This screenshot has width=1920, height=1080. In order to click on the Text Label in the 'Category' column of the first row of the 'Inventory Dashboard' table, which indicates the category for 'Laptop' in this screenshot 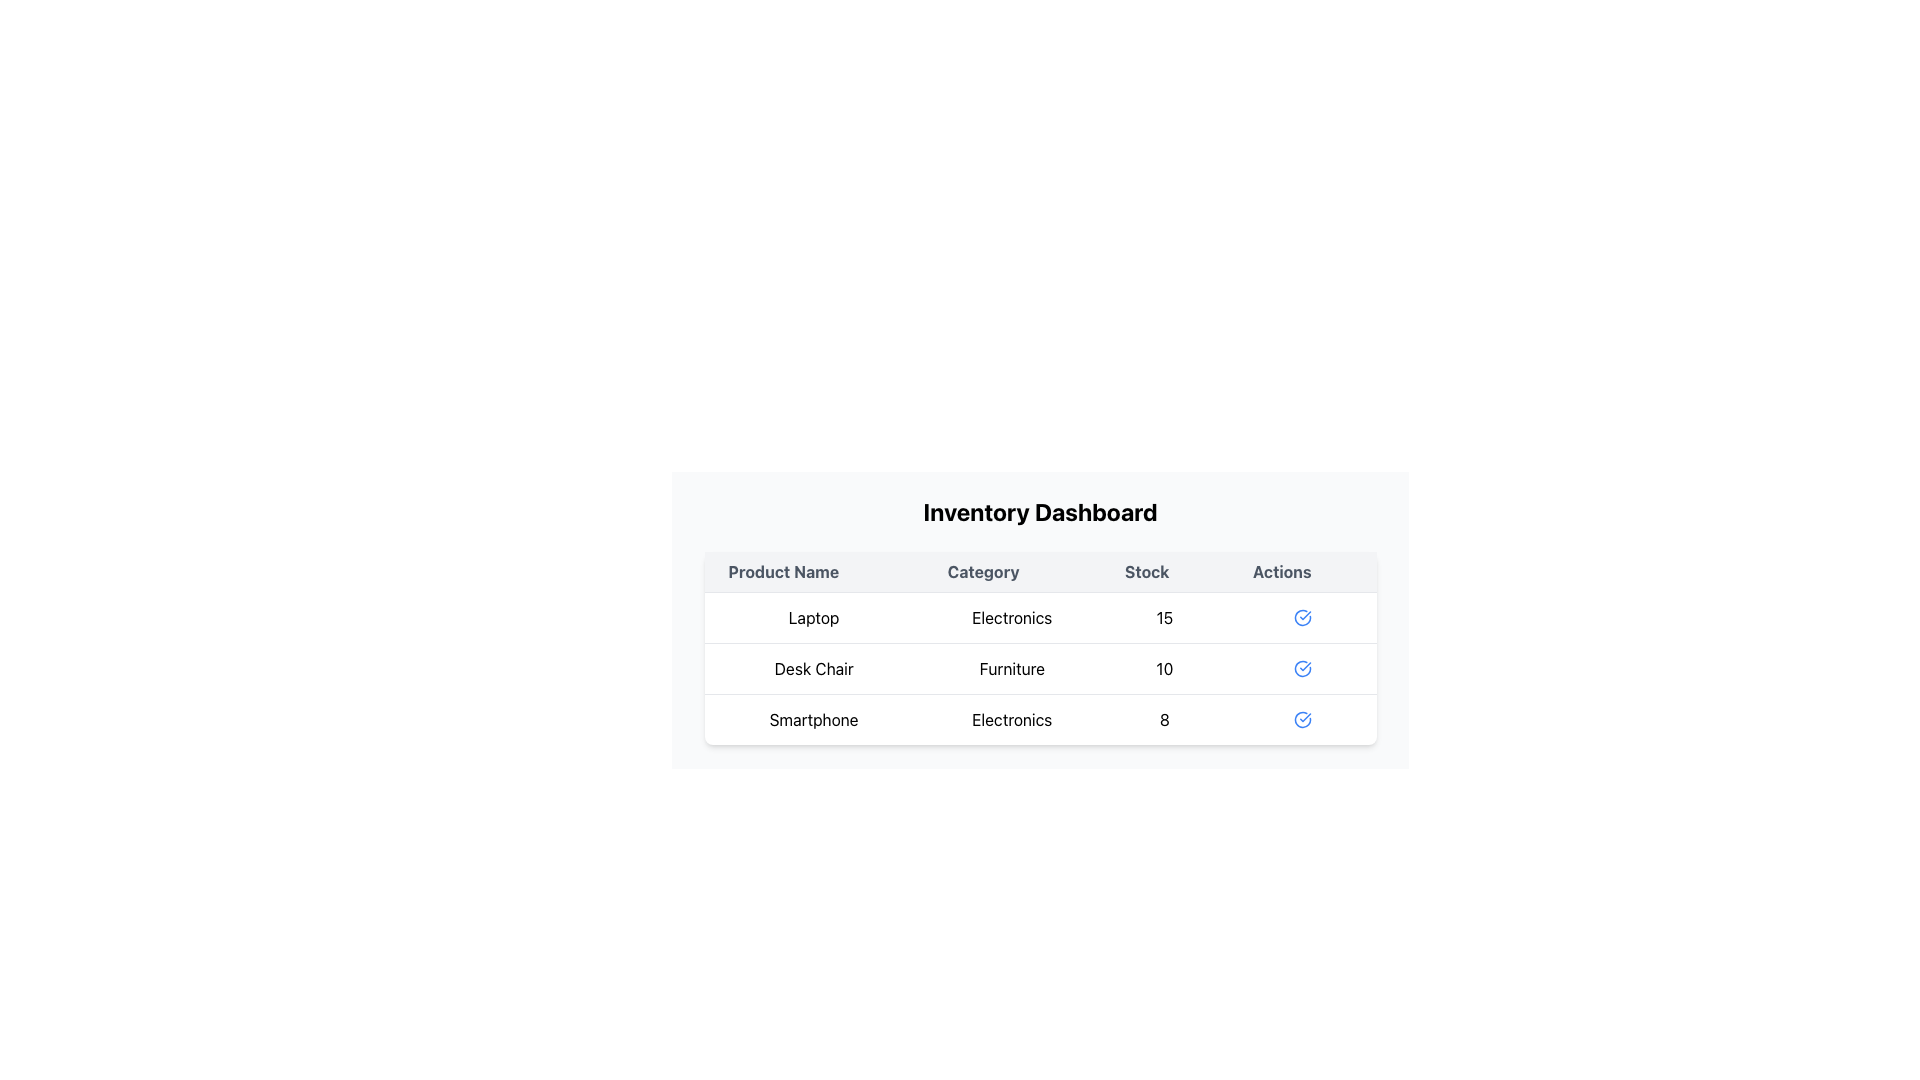, I will do `click(1012, 616)`.